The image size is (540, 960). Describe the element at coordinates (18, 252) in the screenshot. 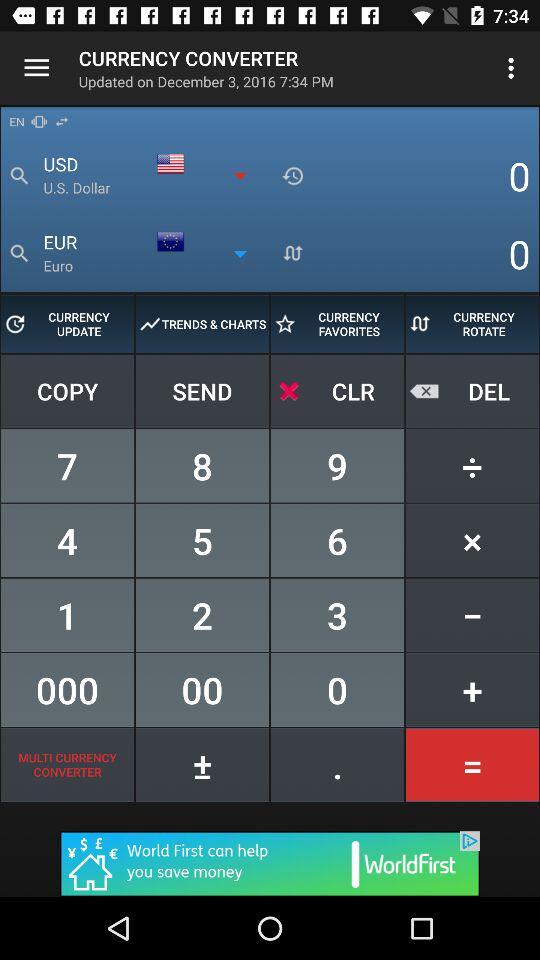

I see `the search icon` at that location.